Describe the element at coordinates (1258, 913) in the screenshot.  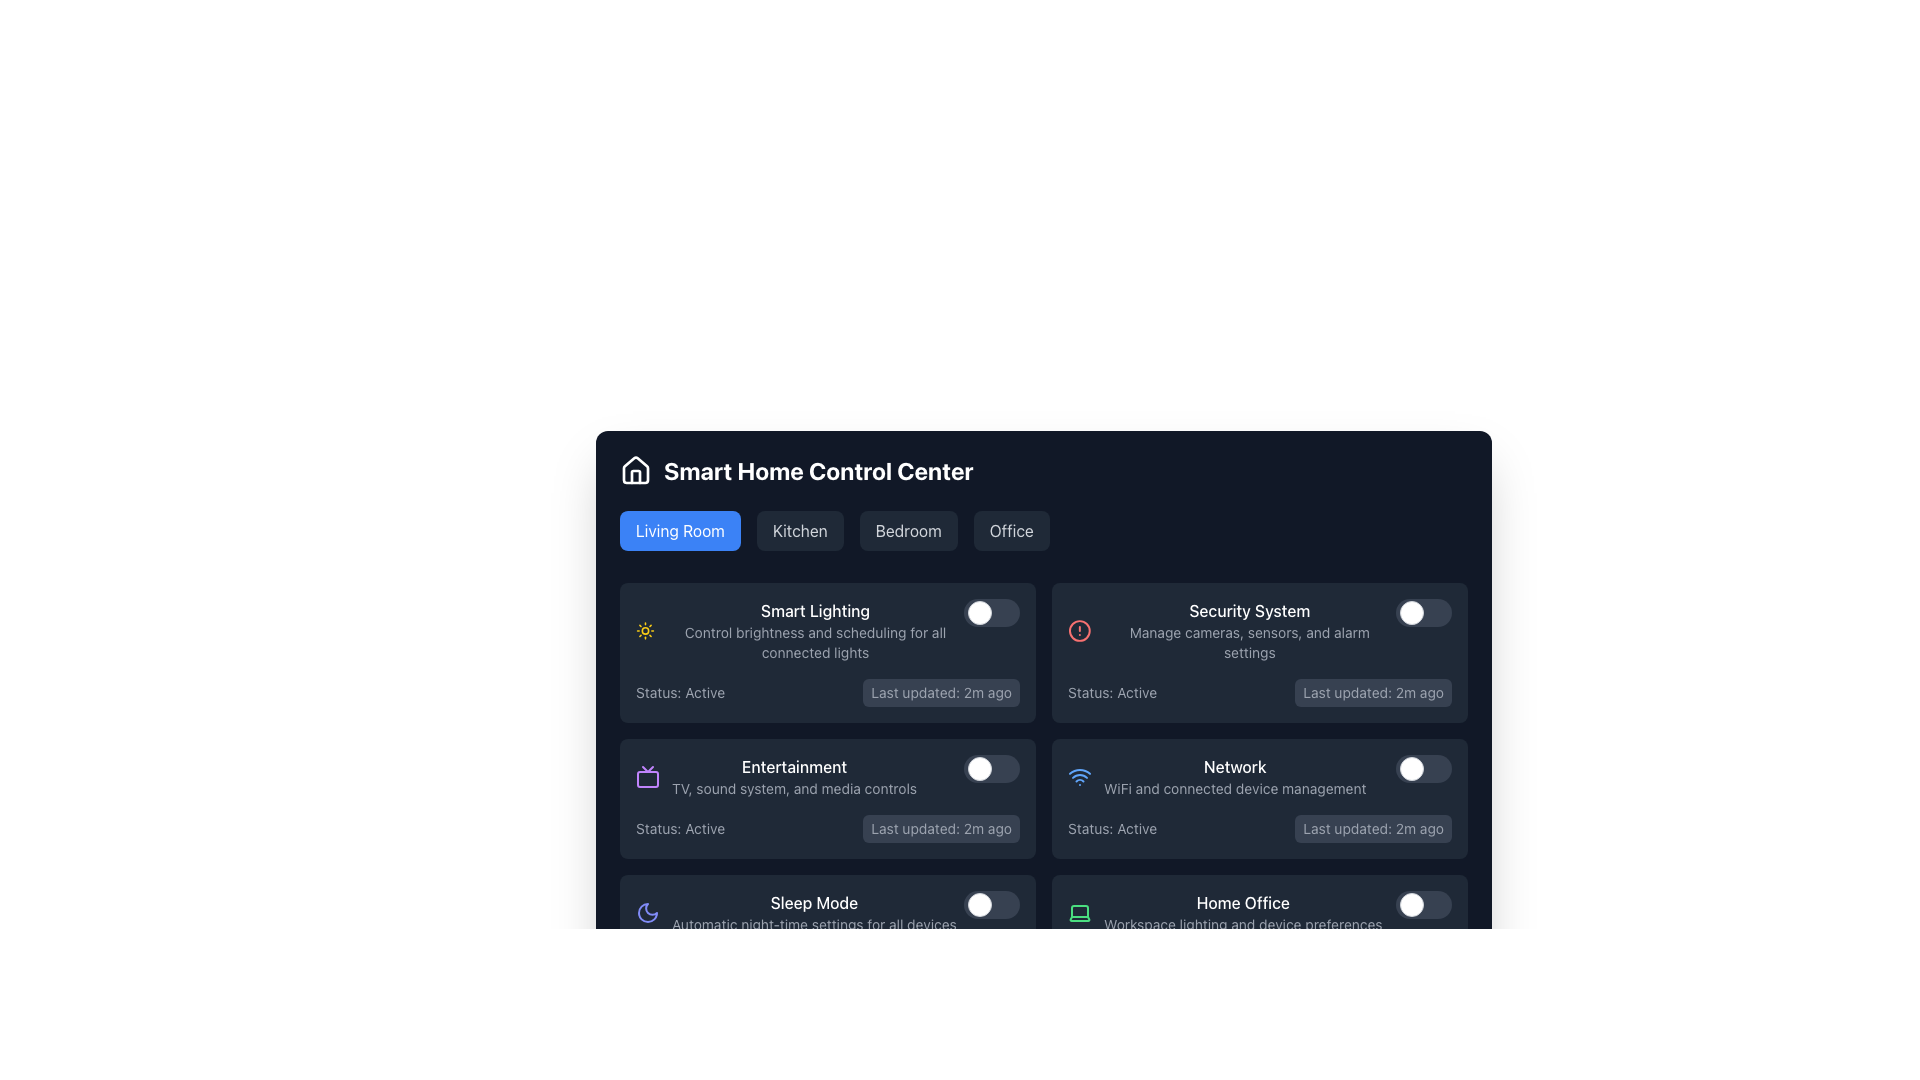
I see `text of the section header for 'Home Office' to understand its purpose, which is to manage workspace lighting and device preferences` at that location.